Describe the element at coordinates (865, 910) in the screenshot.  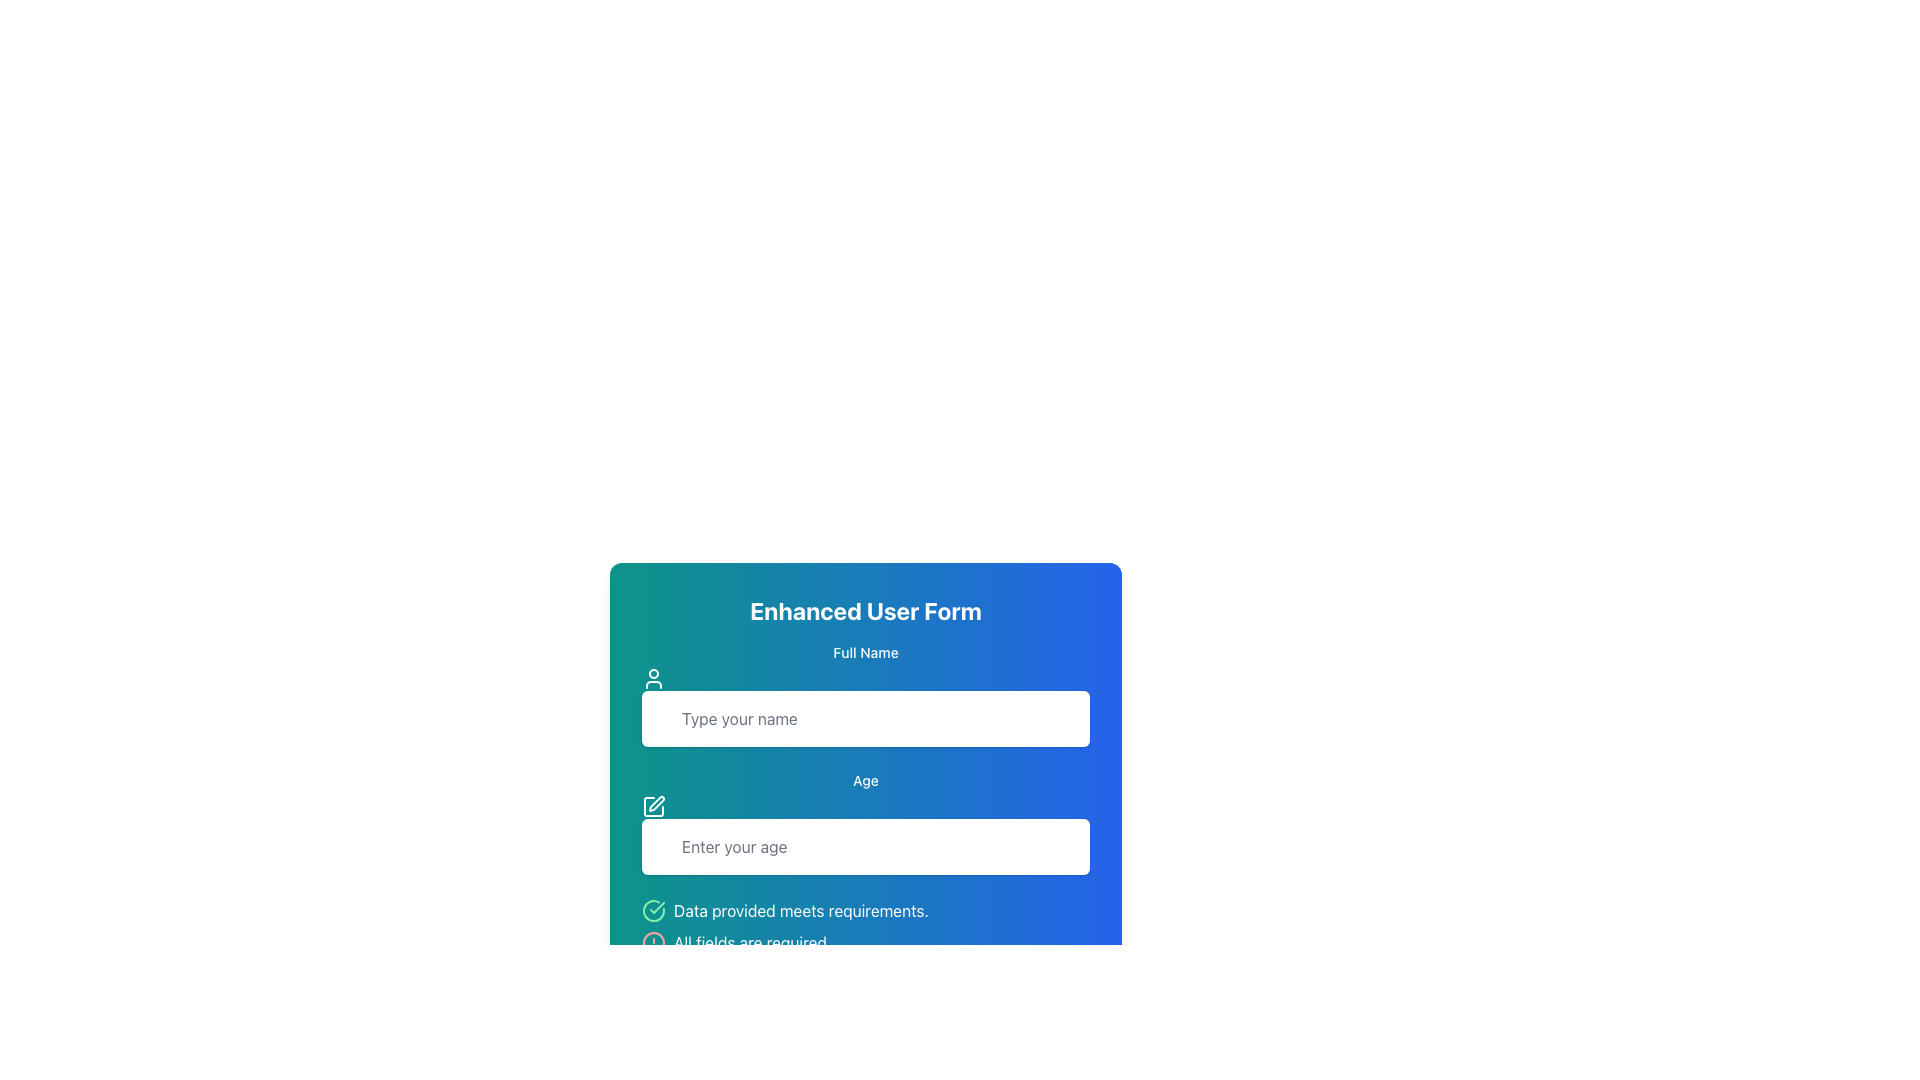
I see `Notification Label that indicates the data provided meets necessary conditions, located below the 'Full Name' and 'Age' inputs and above the 'All fields are required' message` at that location.